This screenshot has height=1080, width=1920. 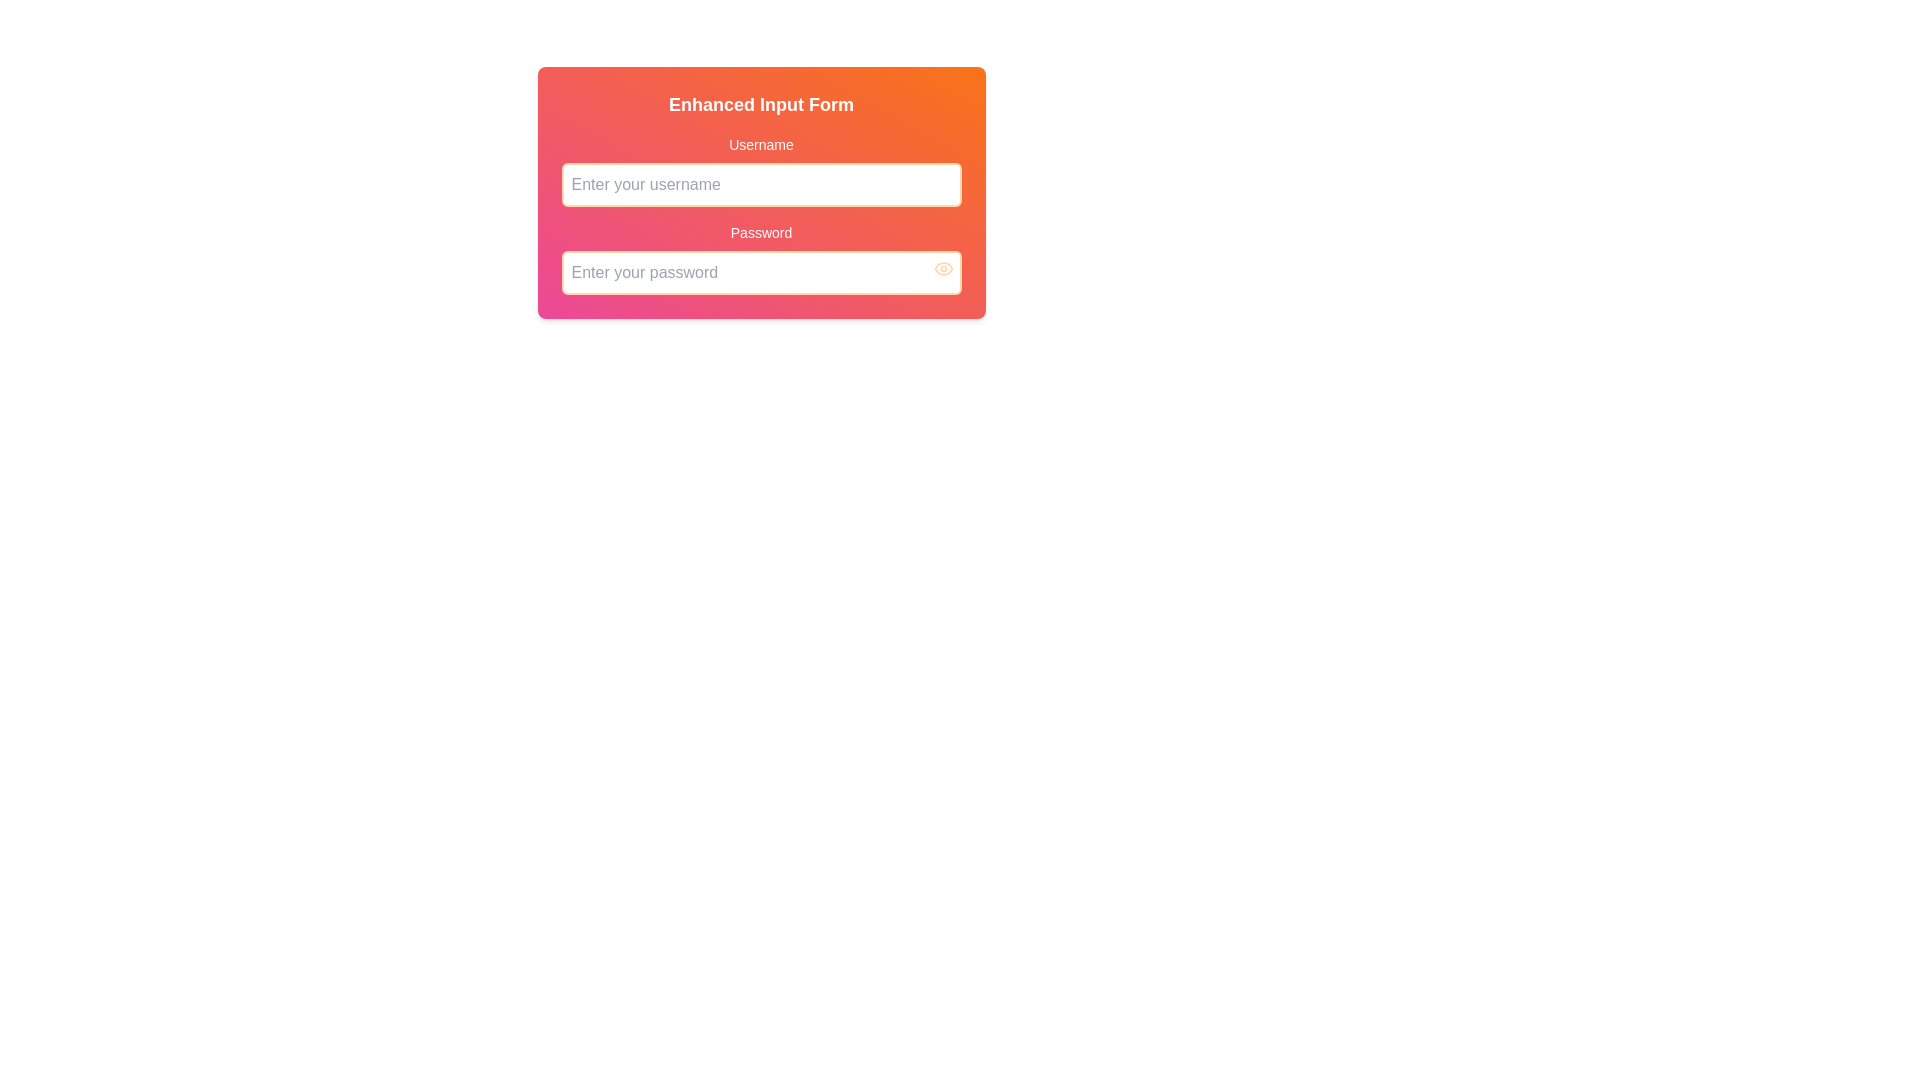 I want to click on the visibility toggle icon, an eye-shaped SVG image located at the top-right corner of the password input field, so click(x=942, y=268).